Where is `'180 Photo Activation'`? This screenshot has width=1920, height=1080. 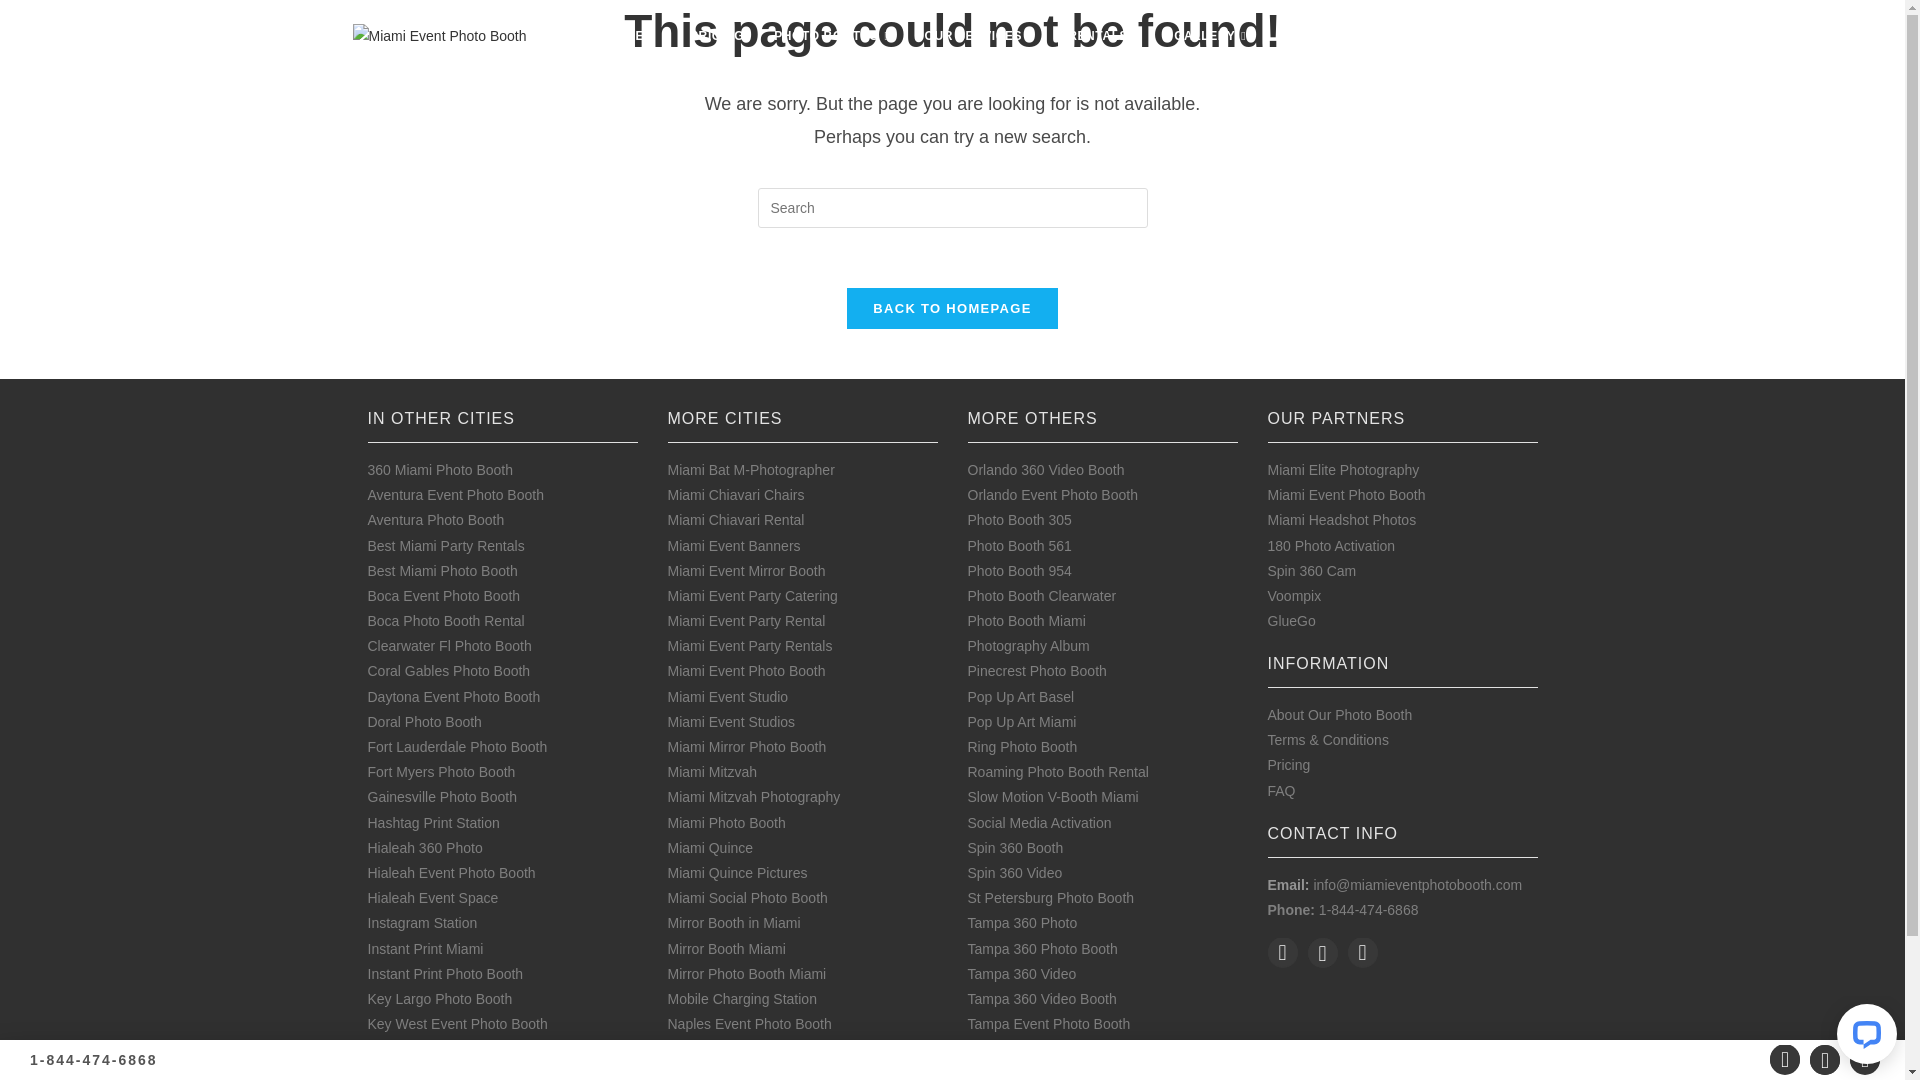 '180 Photo Activation' is located at coordinates (1331, 546).